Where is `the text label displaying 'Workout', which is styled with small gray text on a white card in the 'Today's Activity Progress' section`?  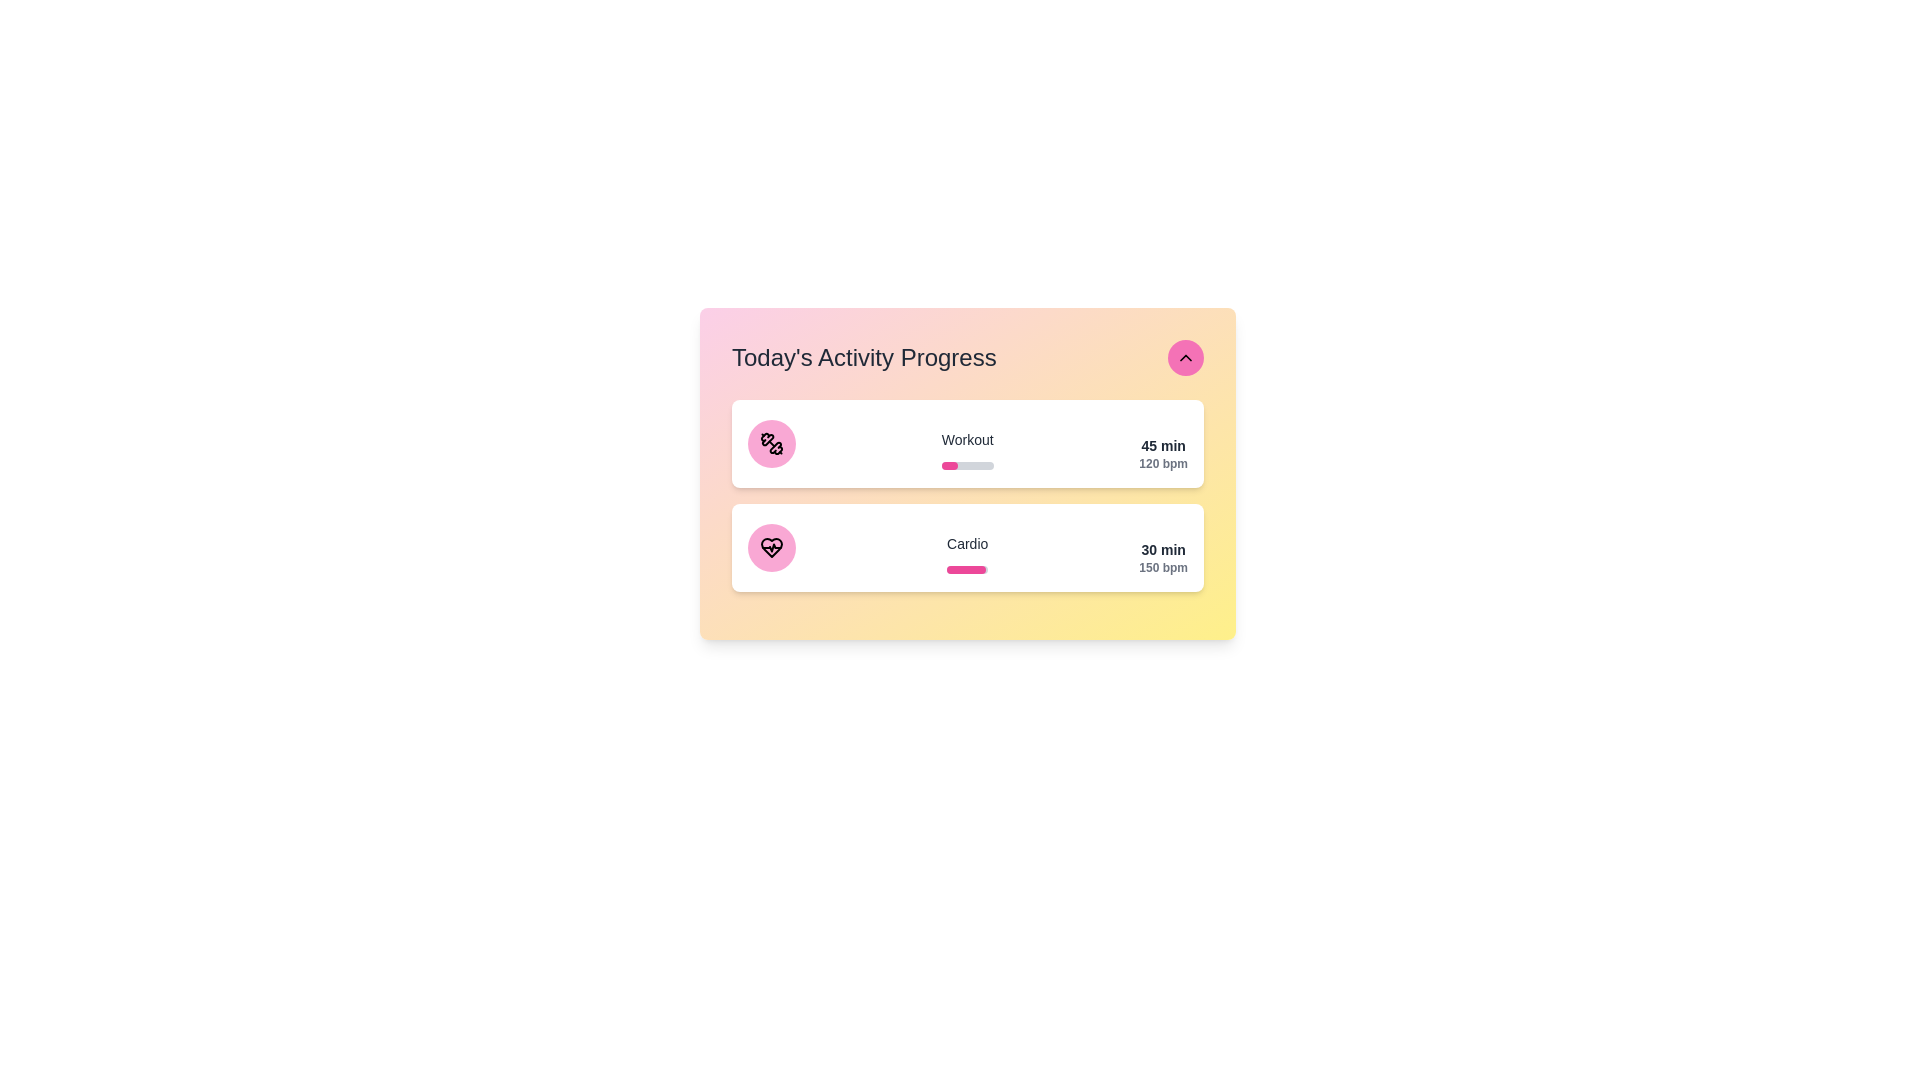 the text label displaying 'Workout', which is styled with small gray text on a white card in the 'Today's Activity Progress' section is located at coordinates (967, 438).